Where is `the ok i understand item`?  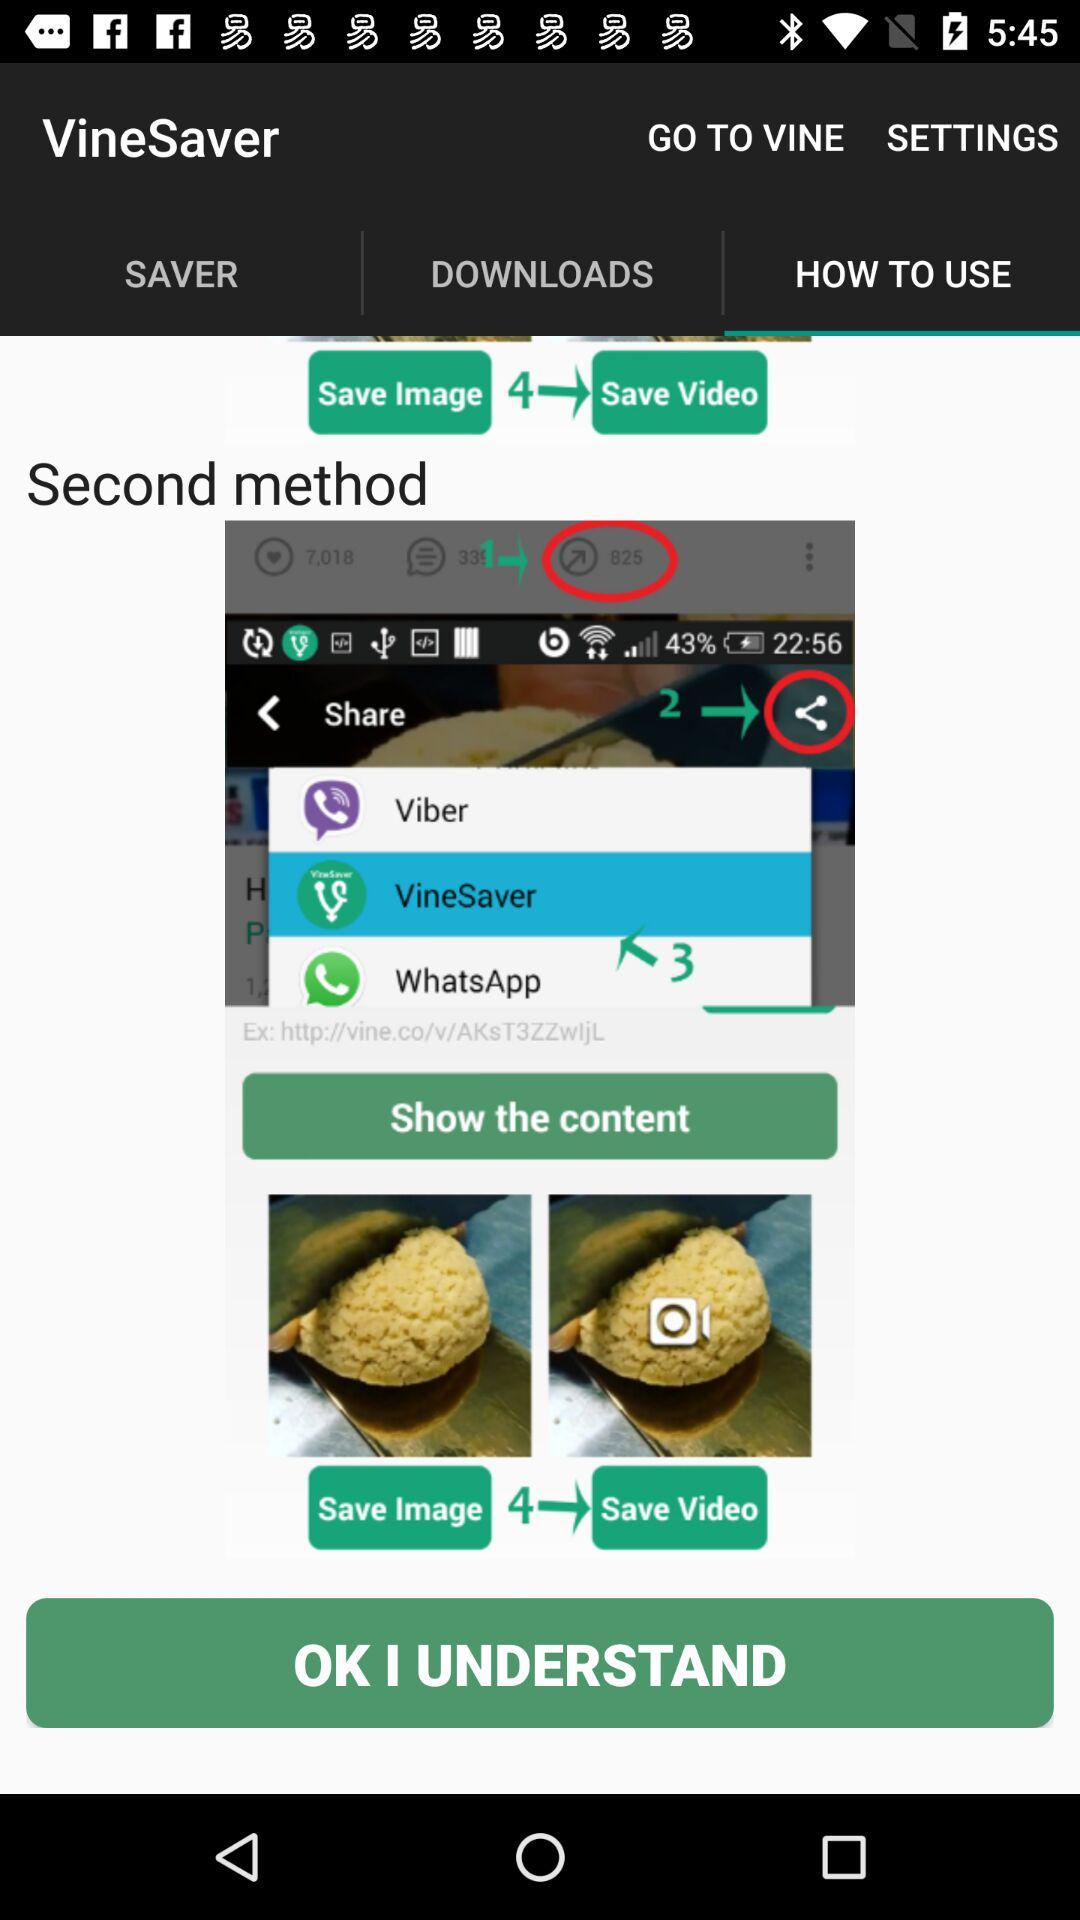 the ok i understand item is located at coordinates (540, 1663).